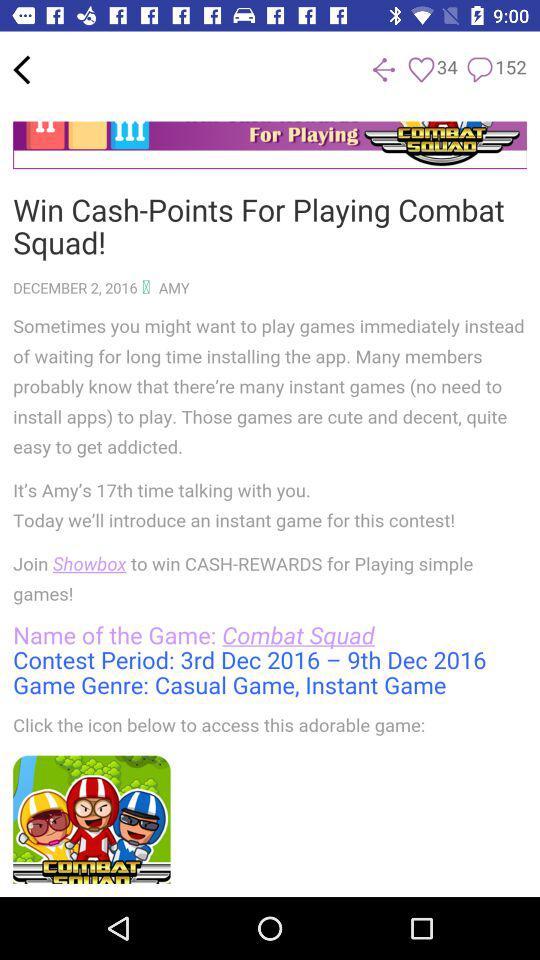  I want to click on the arrow_backward icon, so click(20, 69).